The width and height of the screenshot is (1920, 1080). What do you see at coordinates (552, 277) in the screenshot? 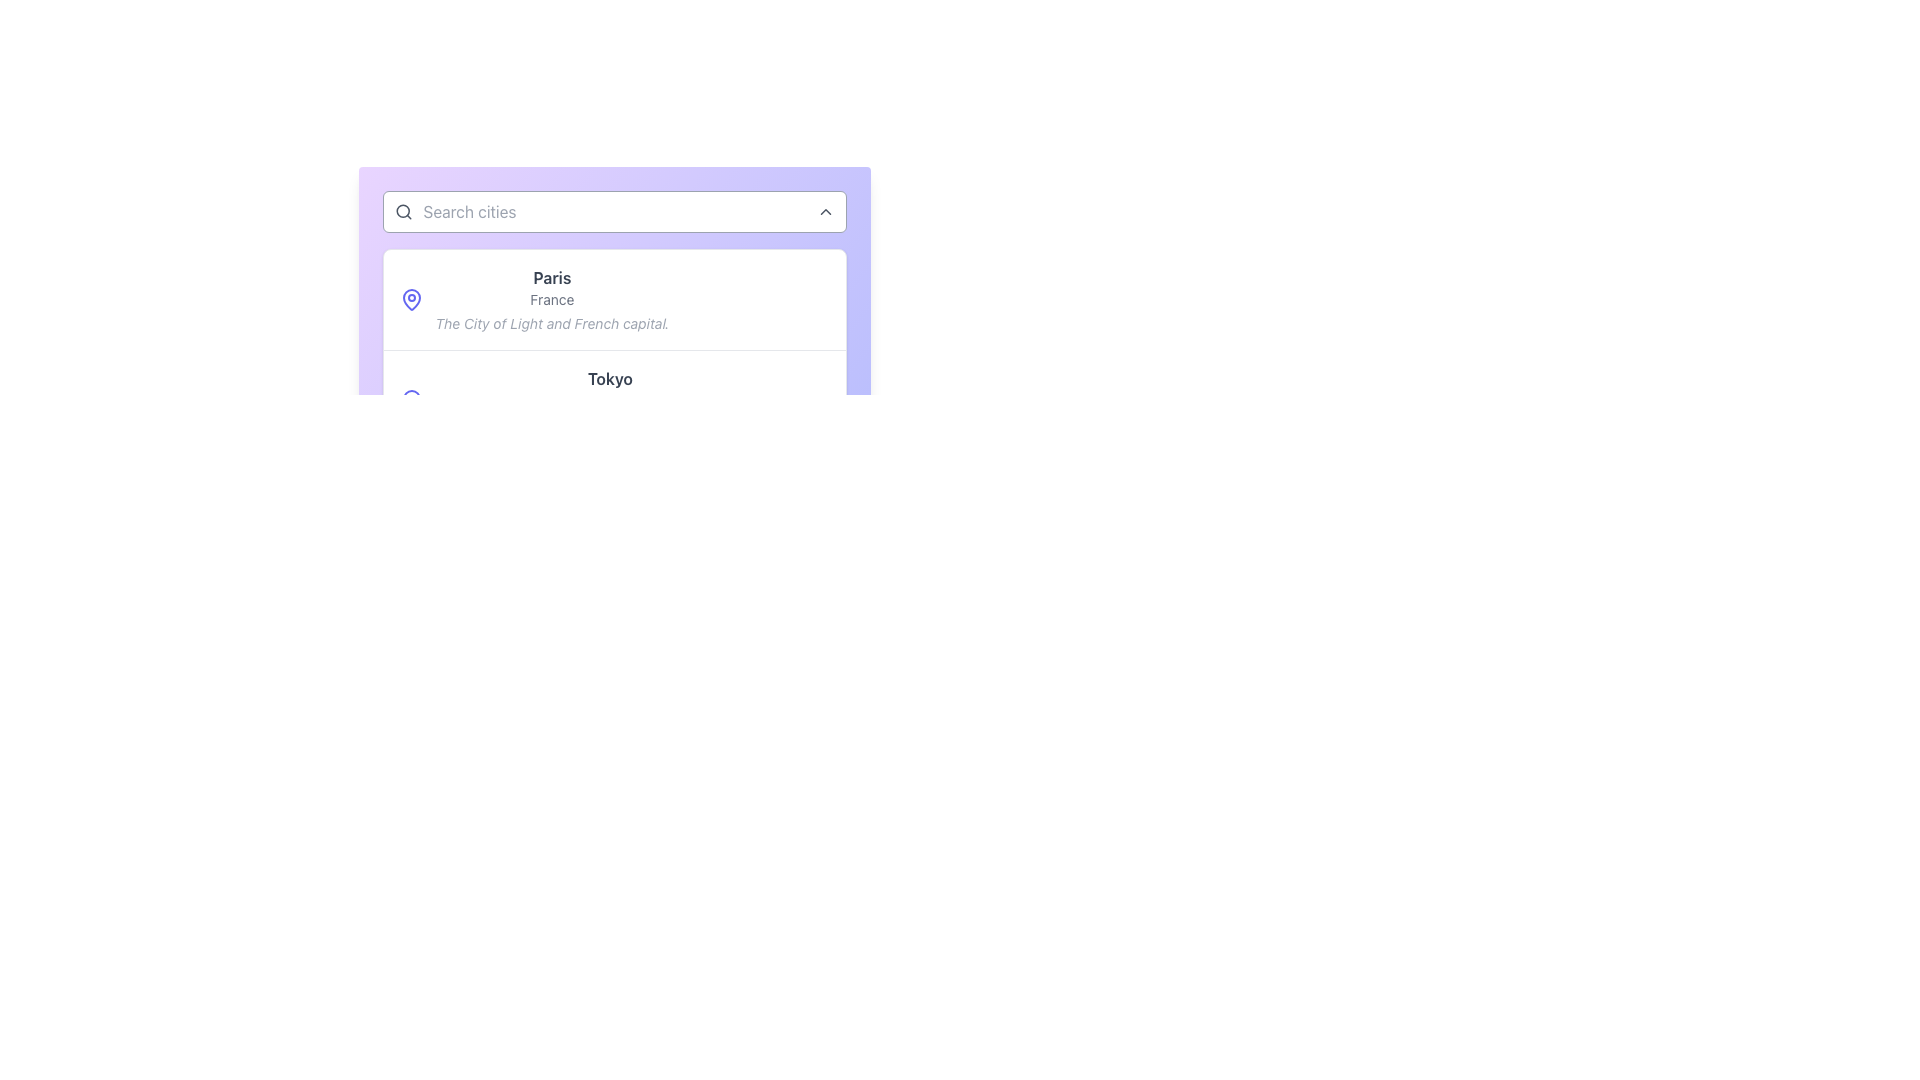
I see `the text label representing 'Paris' in the upper section of the city card, which serves as the title of the card` at bounding box center [552, 277].